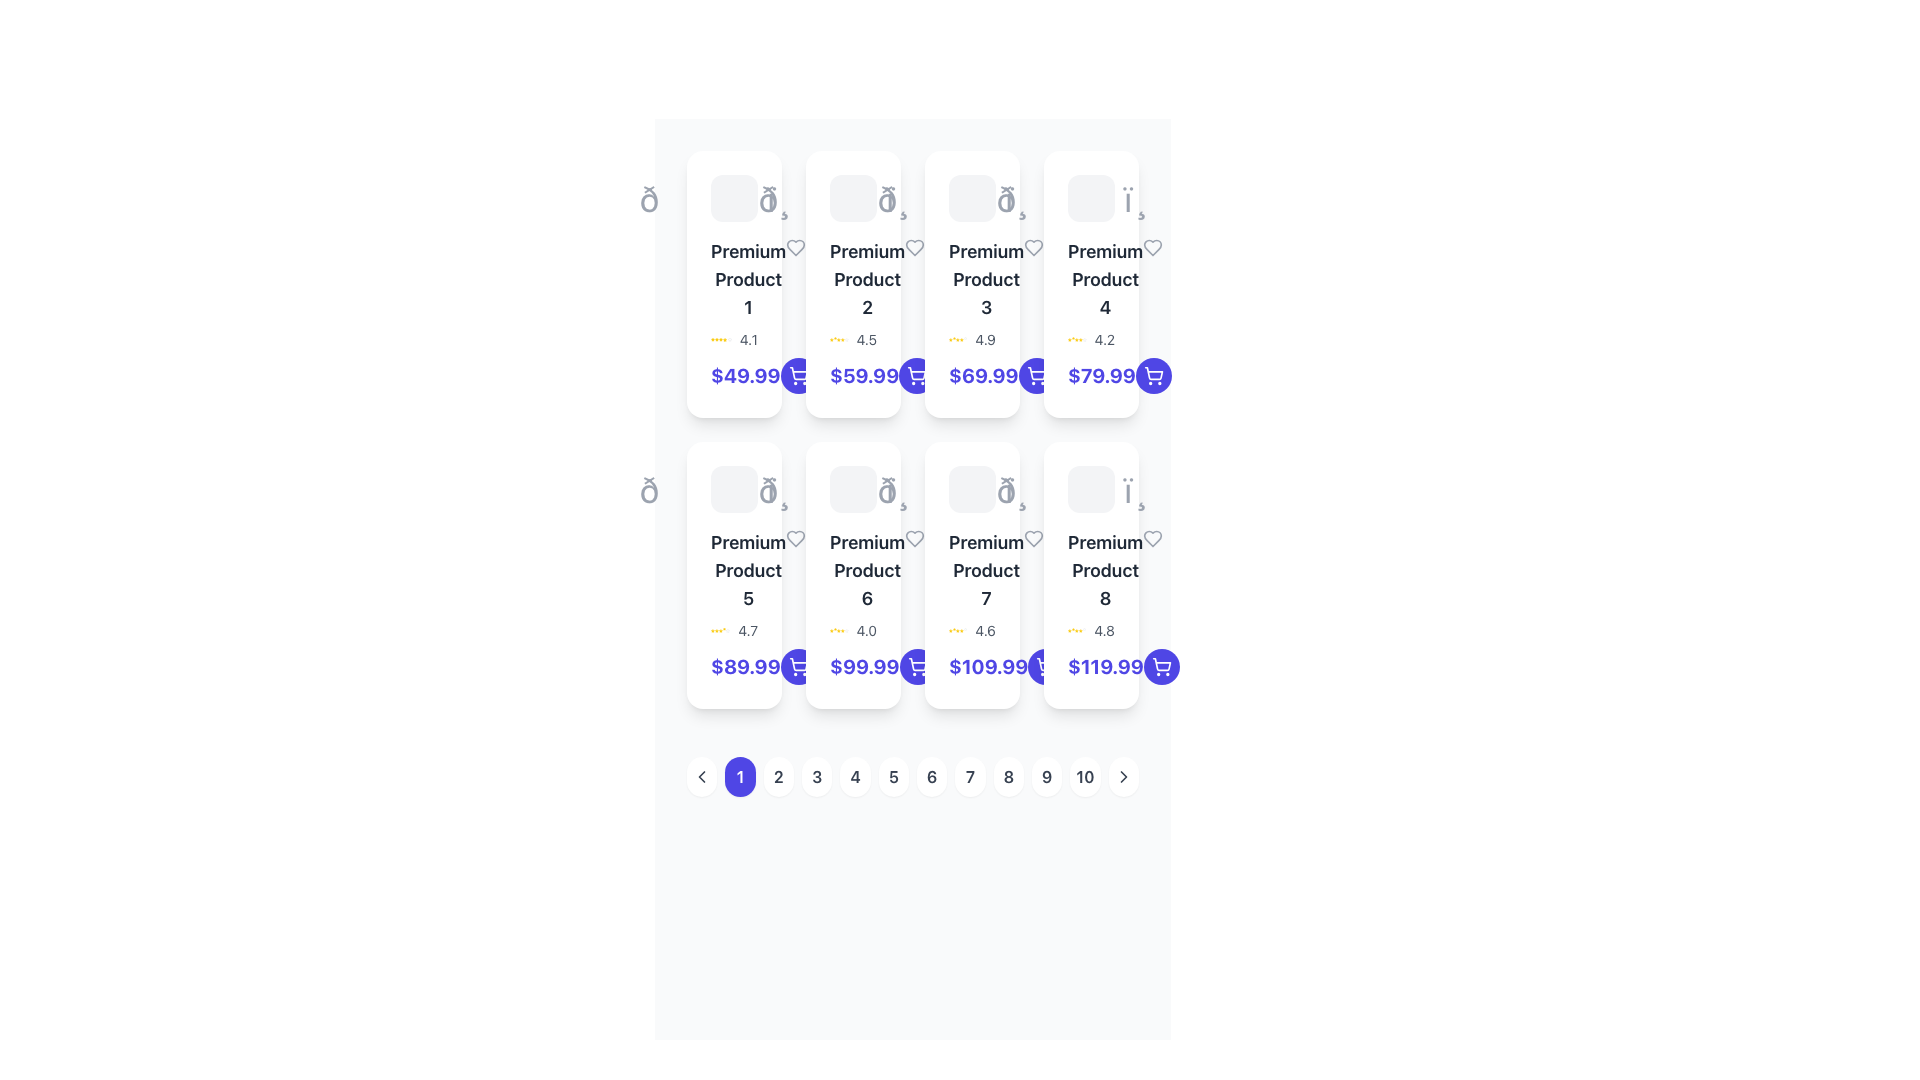  What do you see at coordinates (1090, 375) in the screenshot?
I see `price label displayed at the bottom section of the card for 'Premium Product 4', located in the fourth column of the first row in the grid structure` at bounding box center [1090, 375].